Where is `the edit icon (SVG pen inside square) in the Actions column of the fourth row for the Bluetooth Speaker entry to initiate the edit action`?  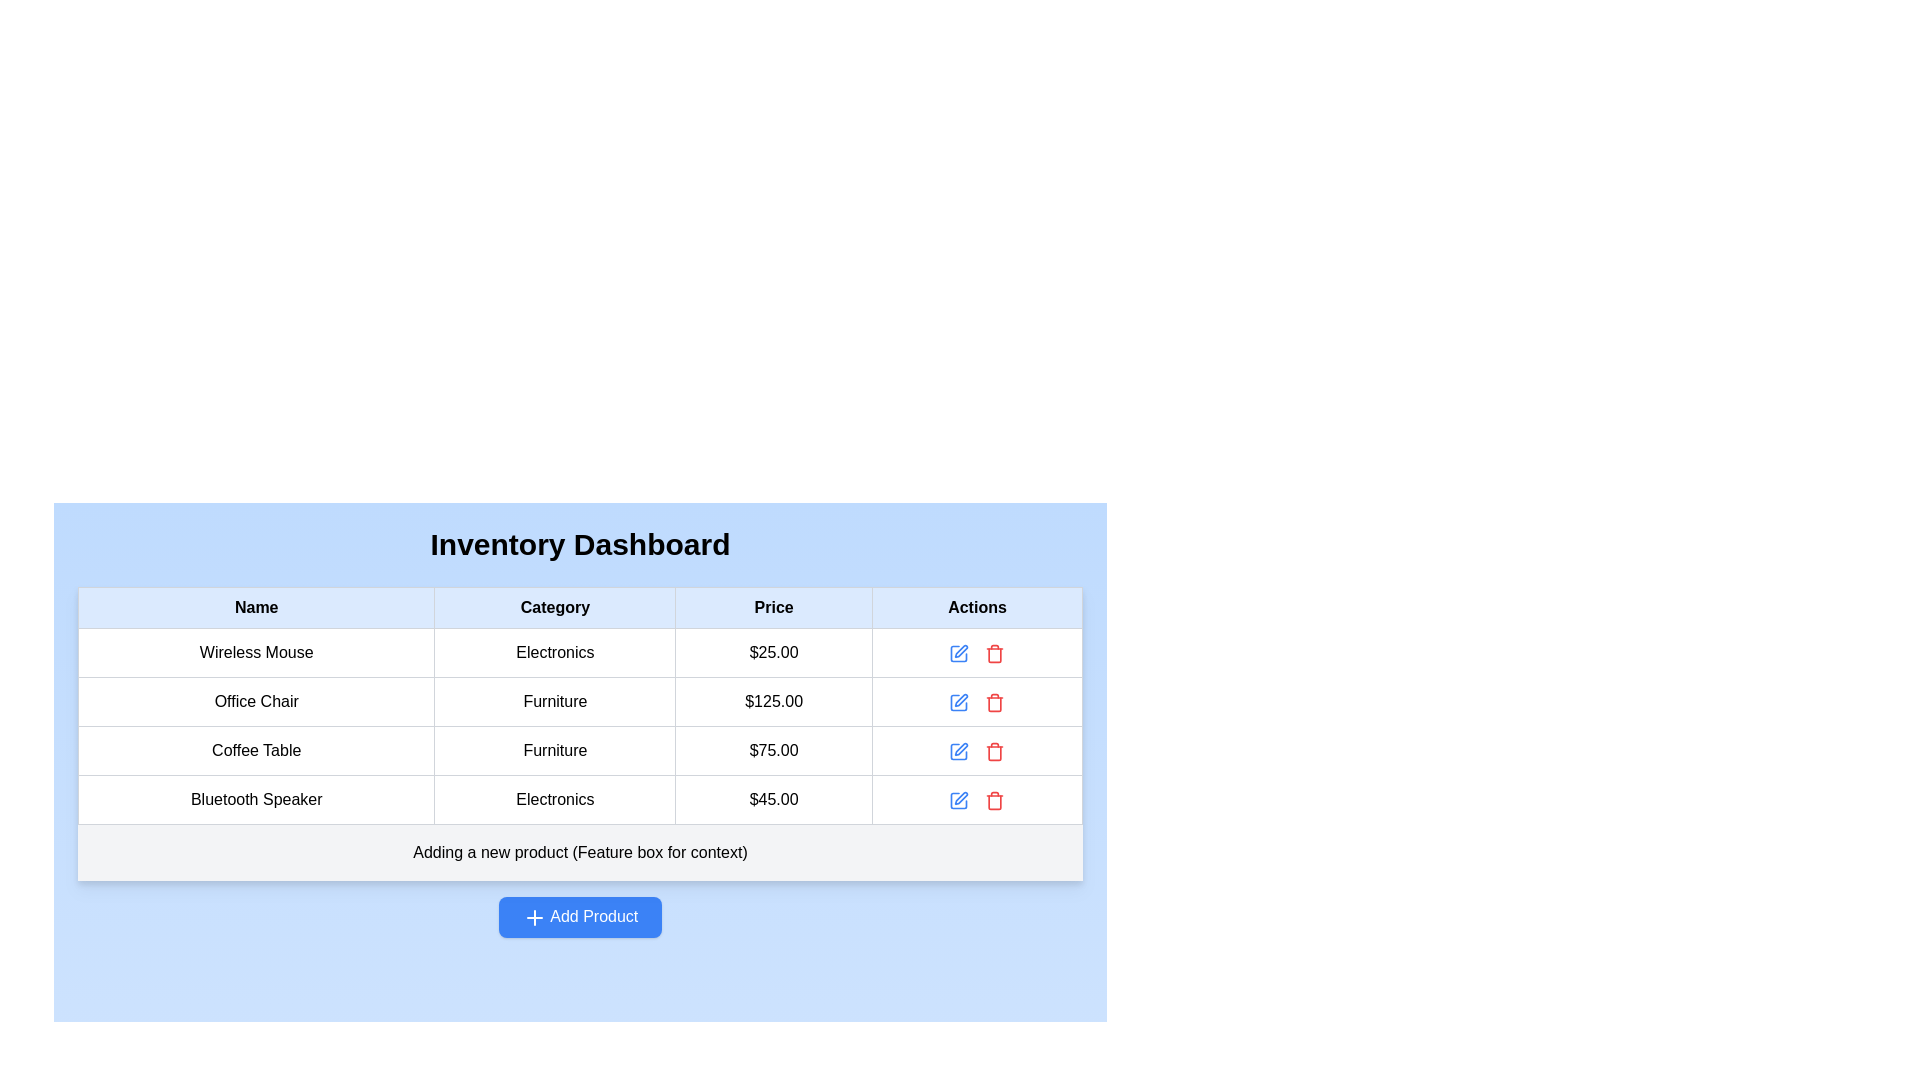
the edit icon (SVG pen inside square) in the Actions column of the fourth row for the Bluetooth Speaker entry to initiate the edit action is located at coordinates (958, 799).